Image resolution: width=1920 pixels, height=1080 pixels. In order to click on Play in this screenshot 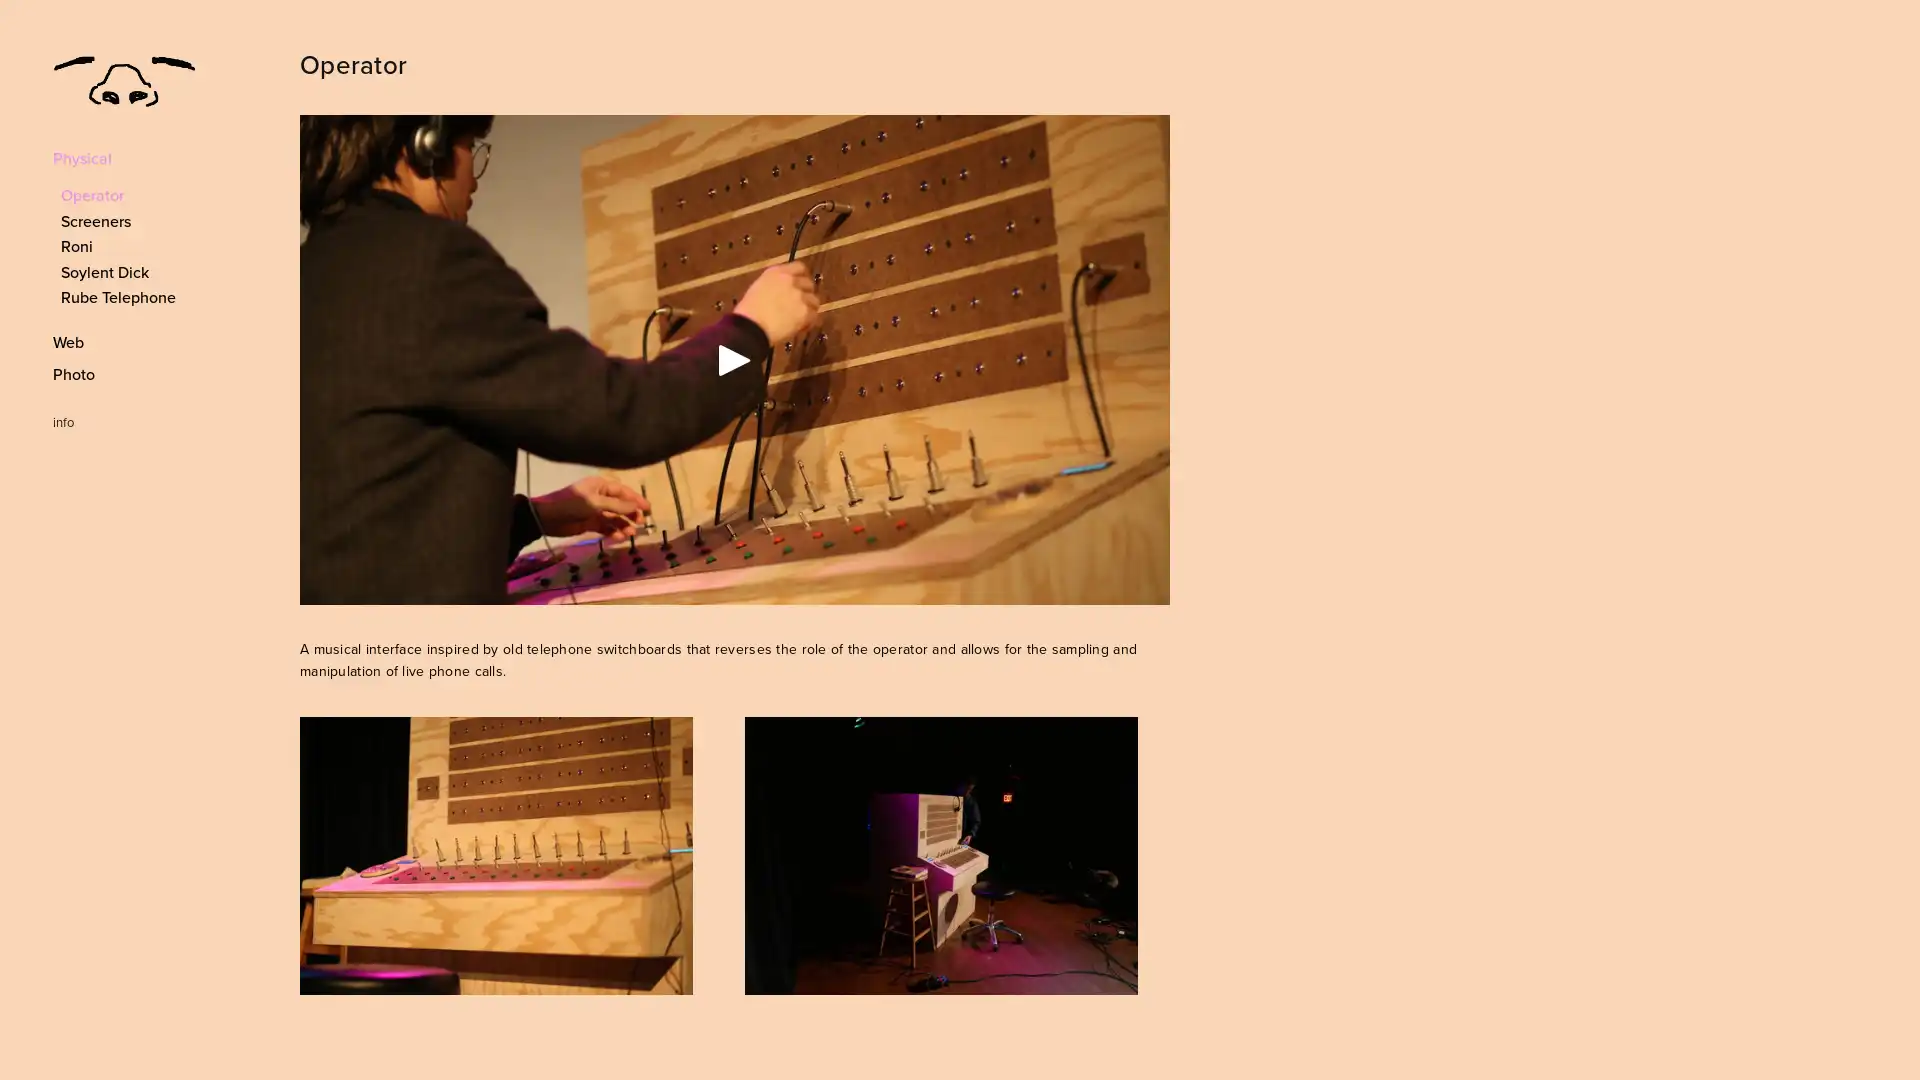, I will do `click(733, 357)`.